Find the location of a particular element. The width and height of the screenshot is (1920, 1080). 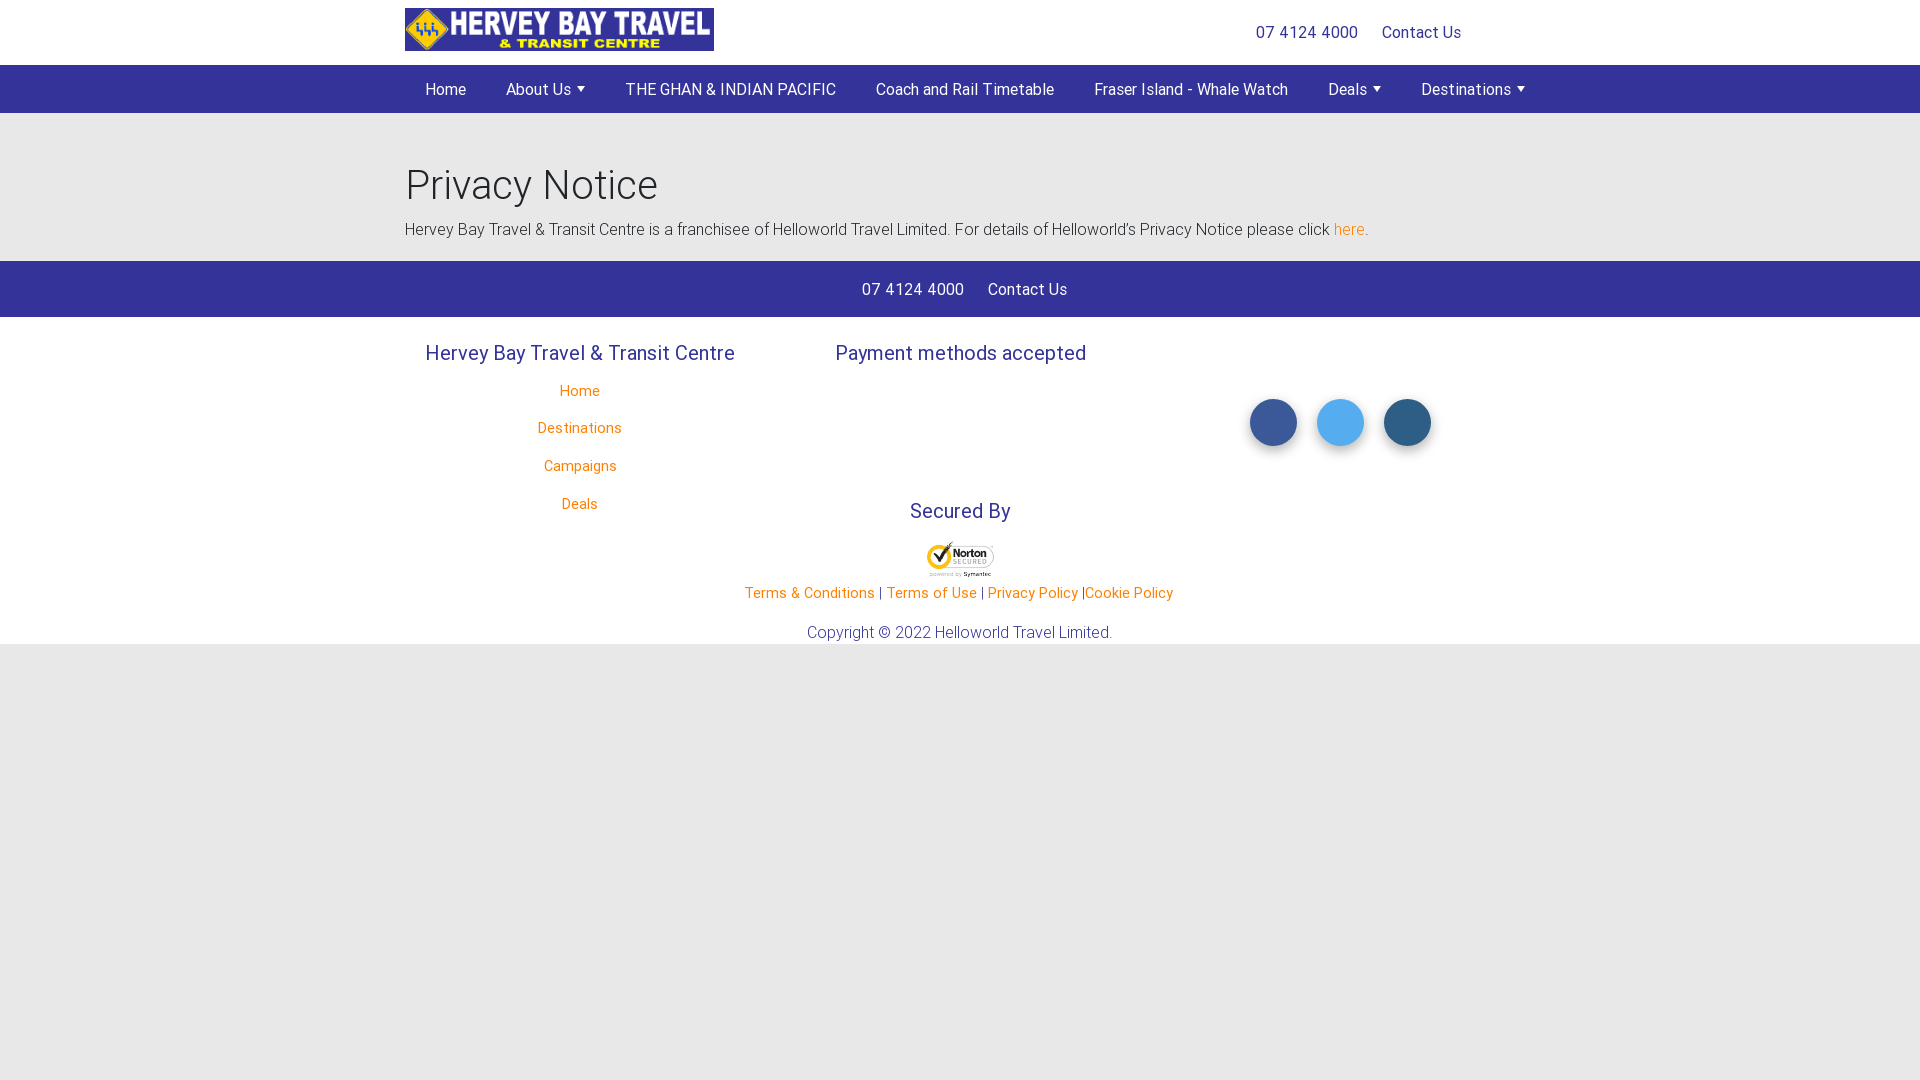

'07 4124 4000' is located at coordinates (1238, 31).